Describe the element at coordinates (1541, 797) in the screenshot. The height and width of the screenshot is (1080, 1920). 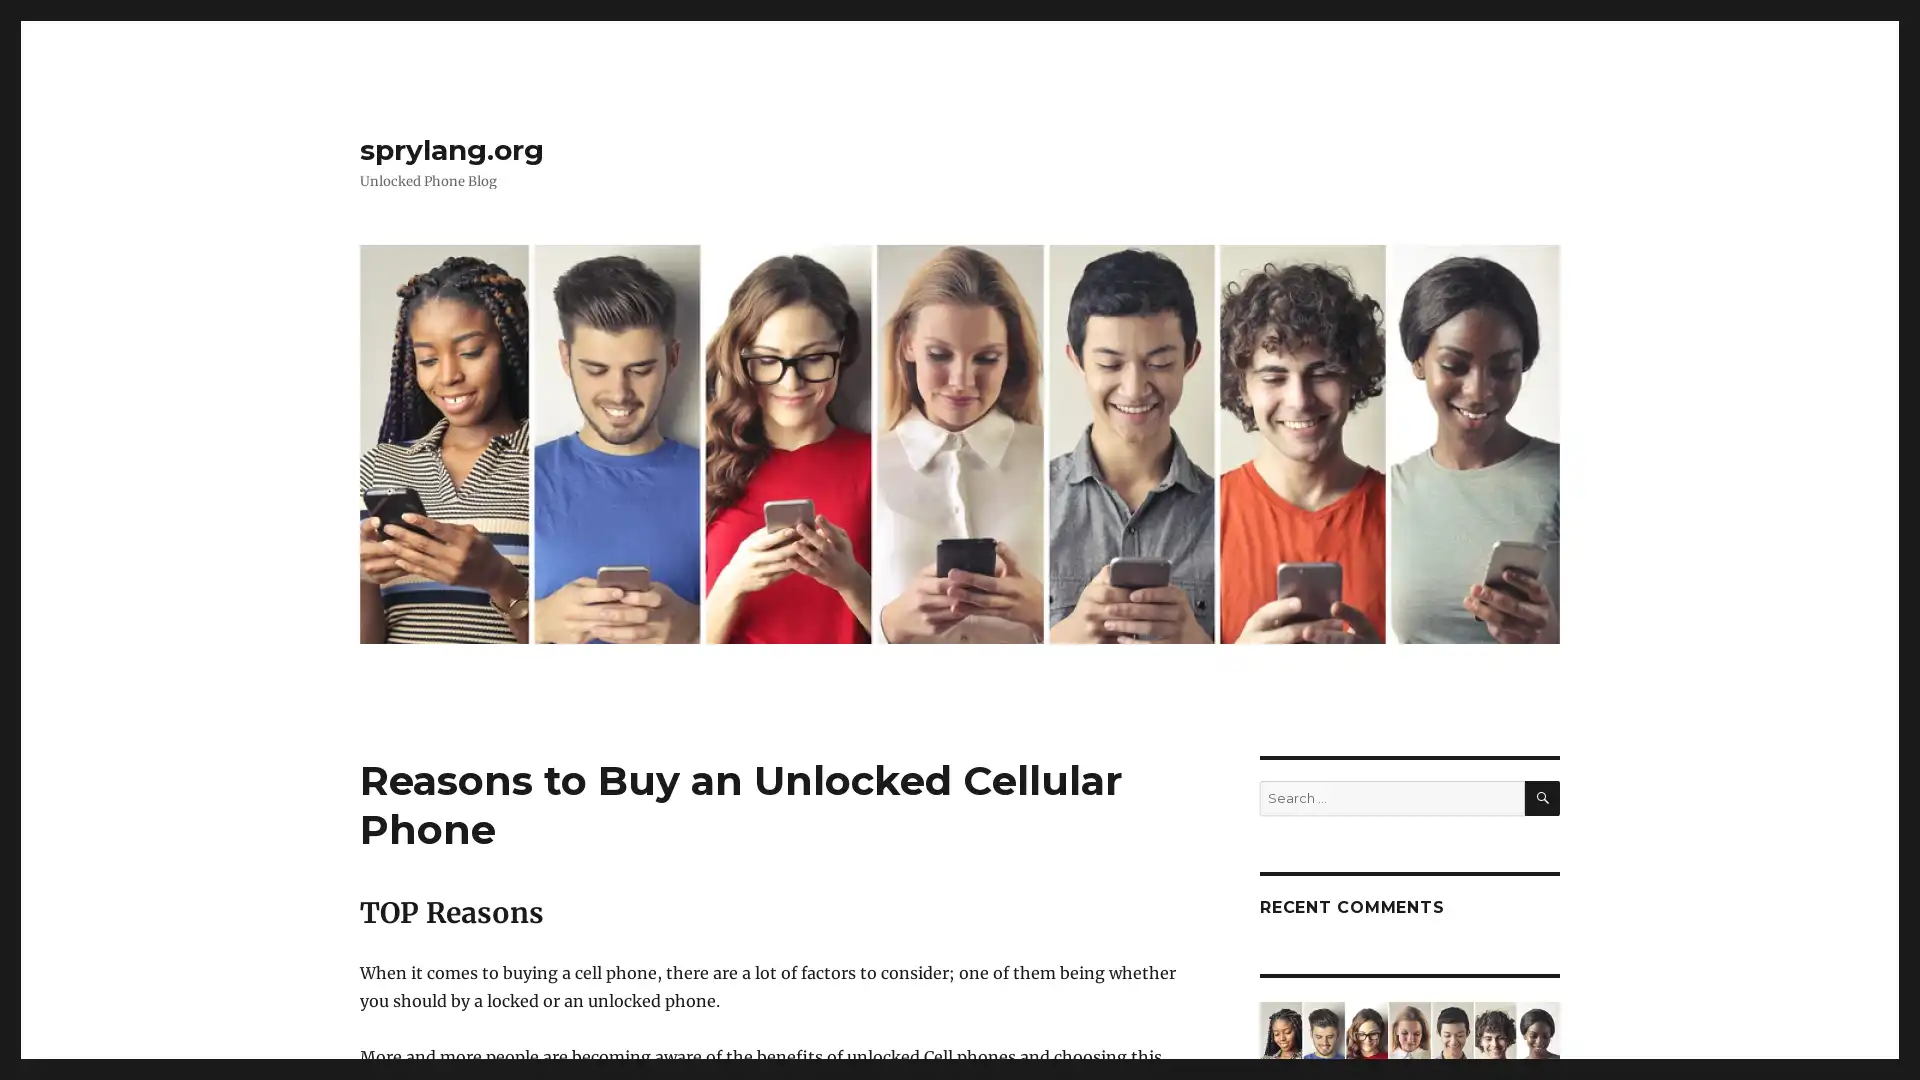
I see `SEARCH` at that location.